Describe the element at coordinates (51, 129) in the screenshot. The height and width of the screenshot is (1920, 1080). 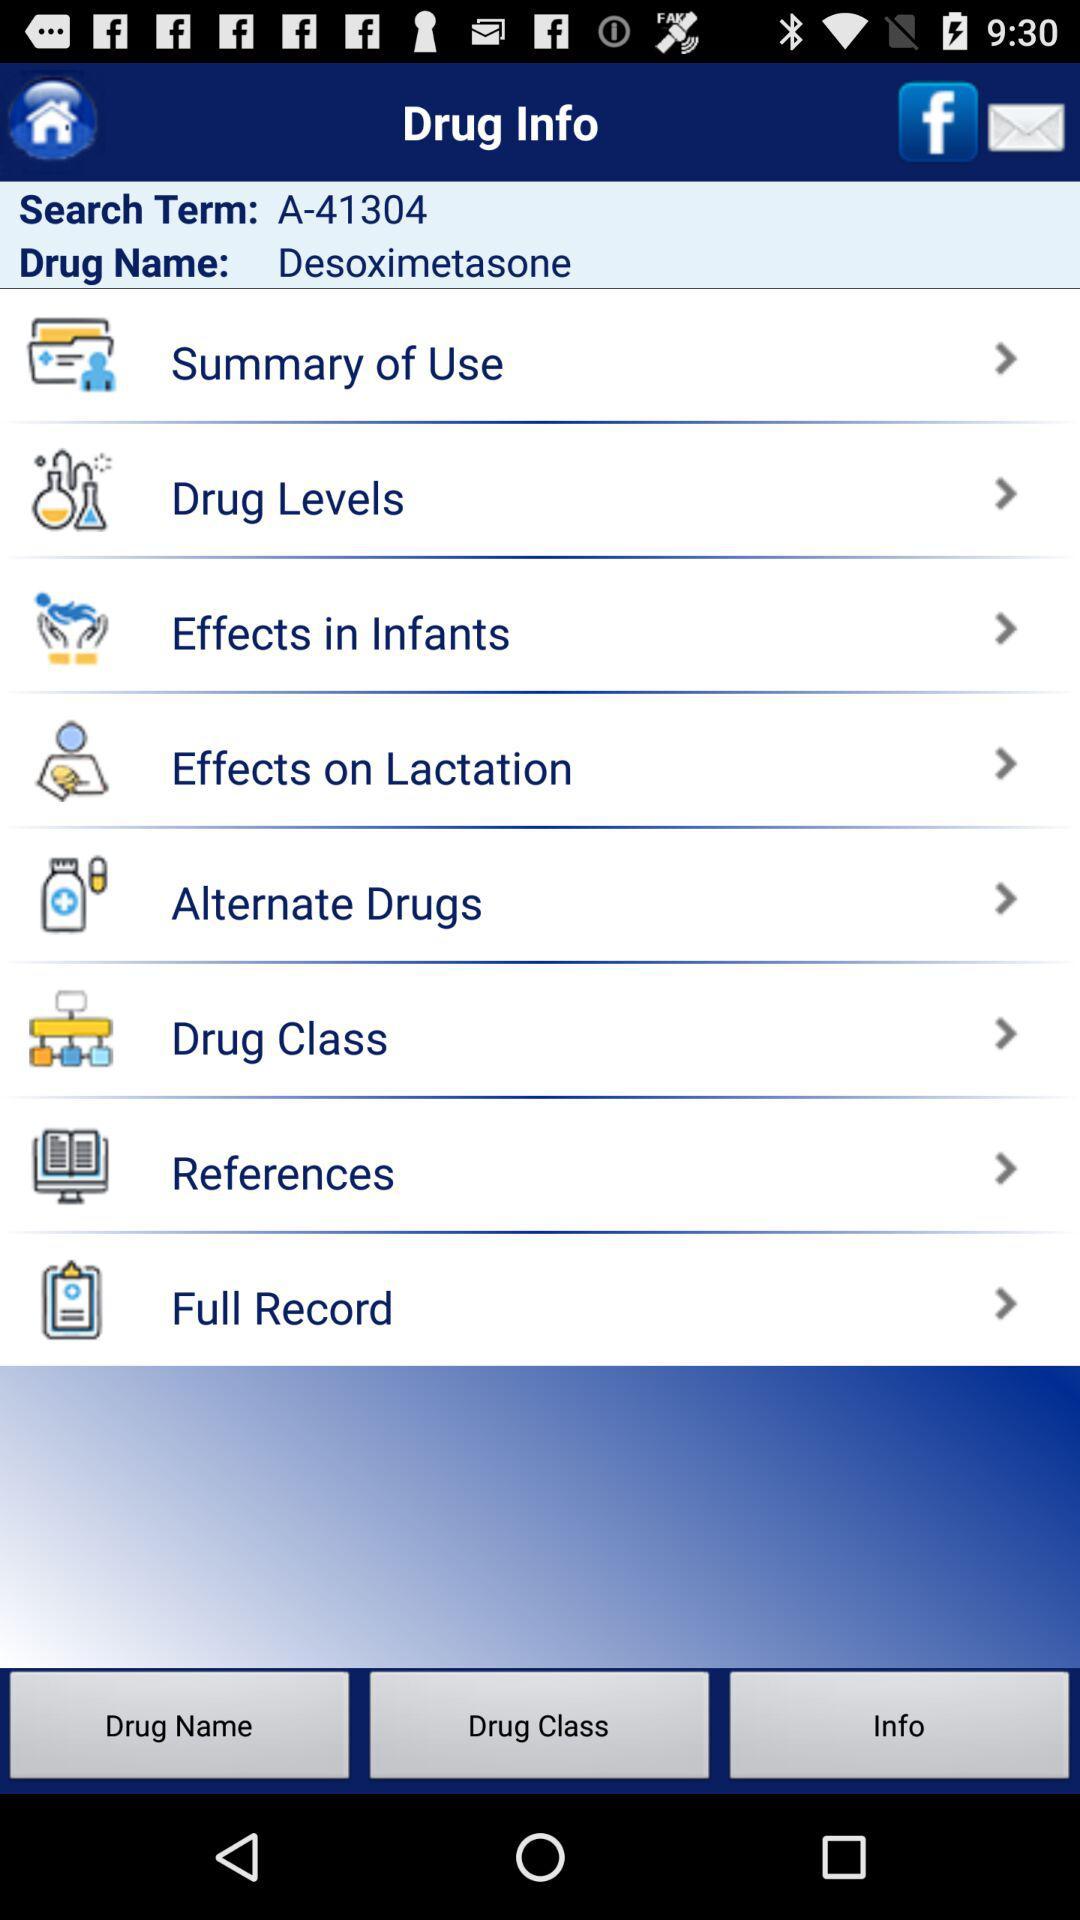
I see `the home icon` at that location.